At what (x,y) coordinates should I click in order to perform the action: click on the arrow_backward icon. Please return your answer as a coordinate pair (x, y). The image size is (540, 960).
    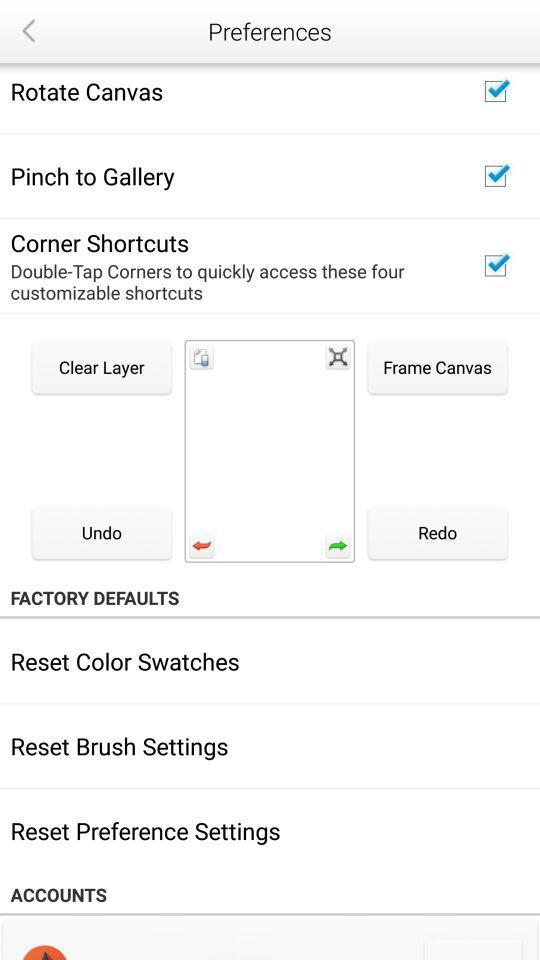
    Looking at the image, I should click on (27, 30).